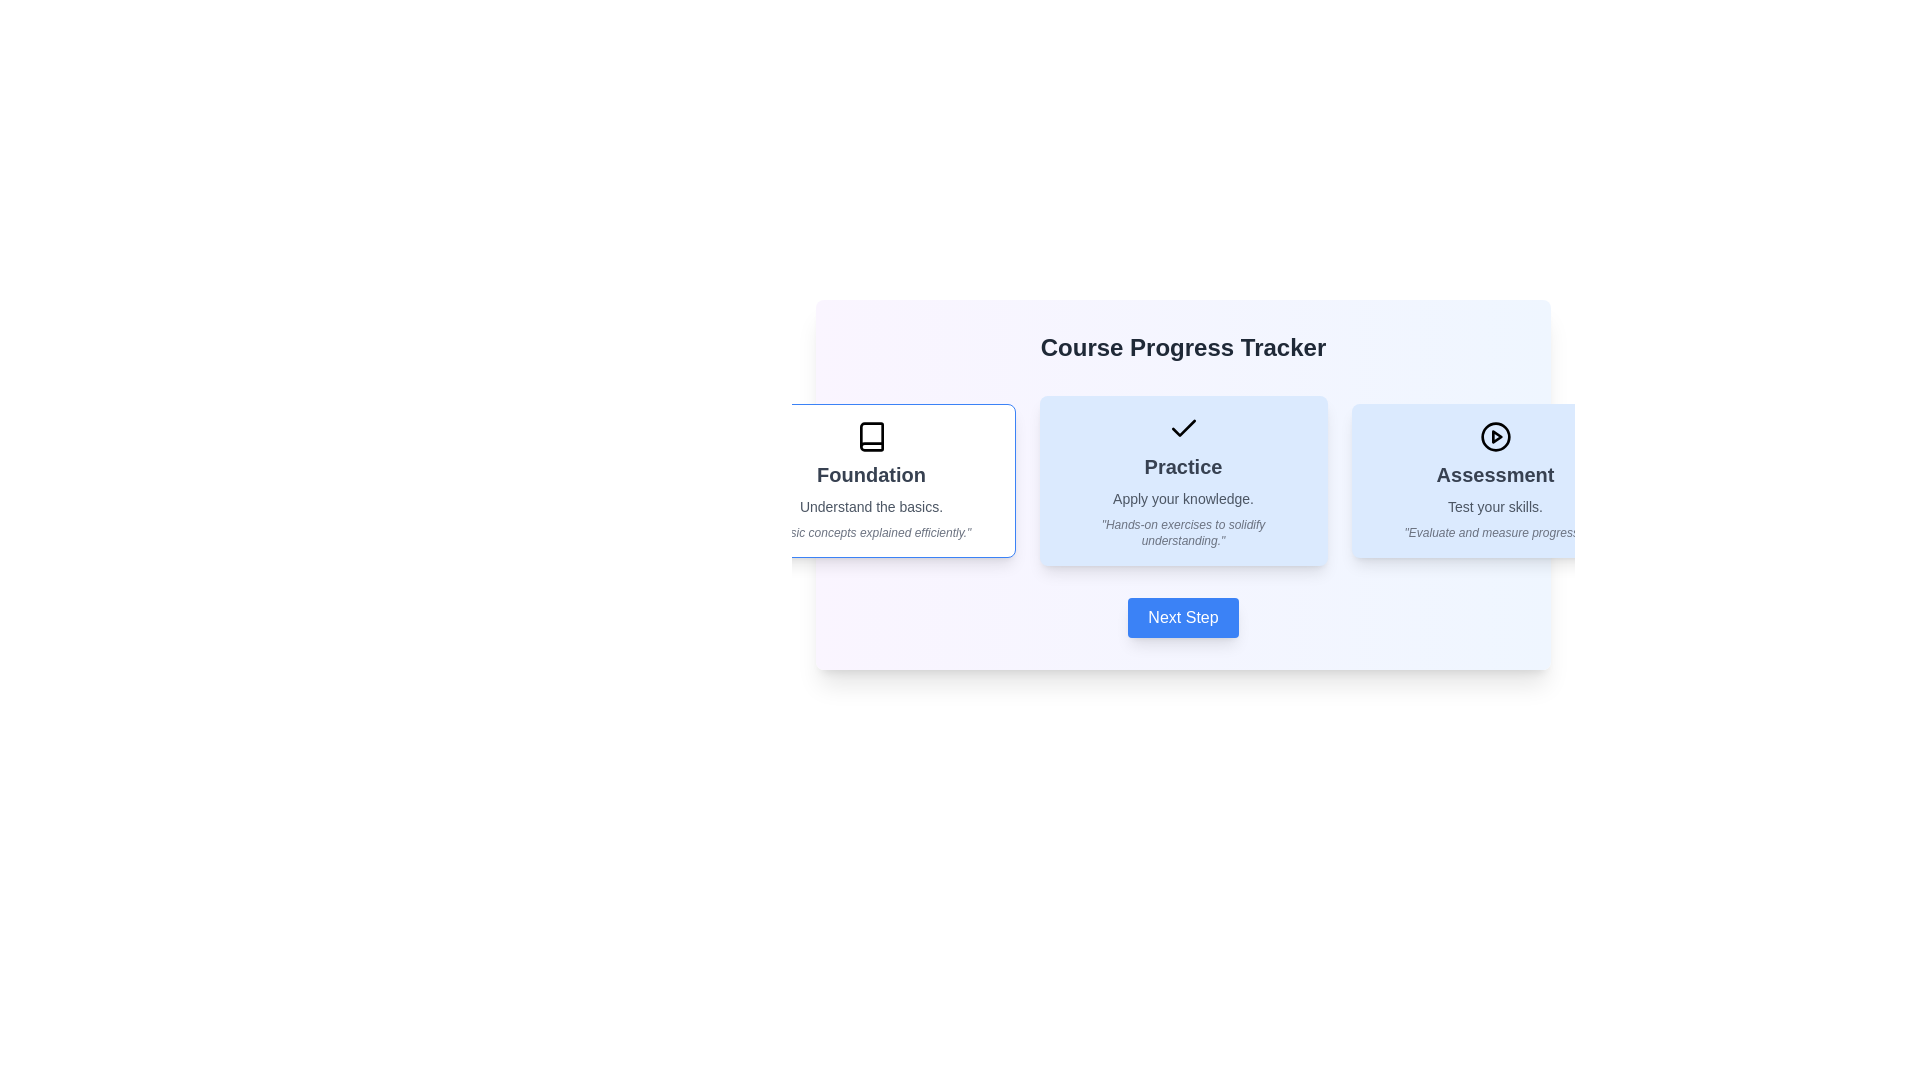  I want to click on the central 'Practice' module card in the course progress interface, positioned between the 'Foundation' and 'Assessment' cards, so click(1183, 481).